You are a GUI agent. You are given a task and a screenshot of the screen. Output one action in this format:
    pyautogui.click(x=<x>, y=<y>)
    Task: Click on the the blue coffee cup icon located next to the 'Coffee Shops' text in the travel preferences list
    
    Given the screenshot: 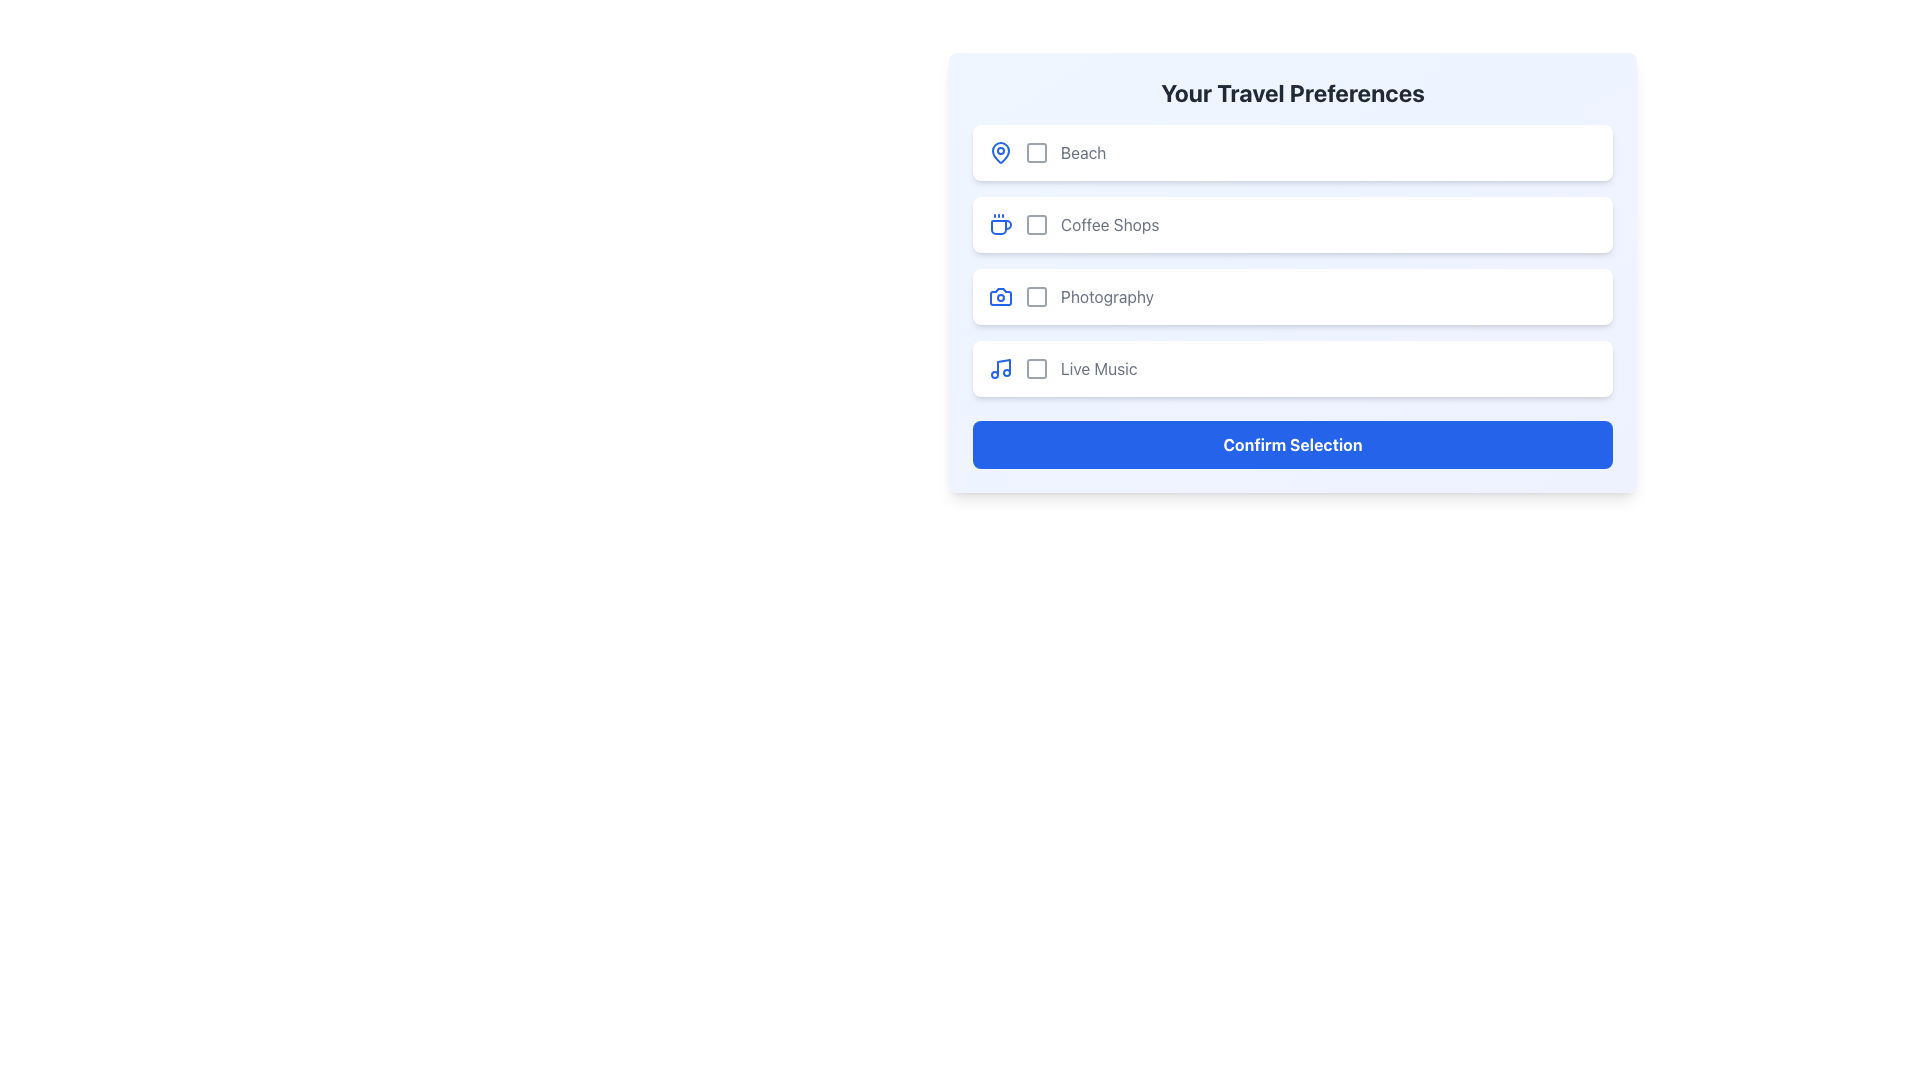 What is the action you would take?
    pyautogui.click(x=1001, y=224)
    